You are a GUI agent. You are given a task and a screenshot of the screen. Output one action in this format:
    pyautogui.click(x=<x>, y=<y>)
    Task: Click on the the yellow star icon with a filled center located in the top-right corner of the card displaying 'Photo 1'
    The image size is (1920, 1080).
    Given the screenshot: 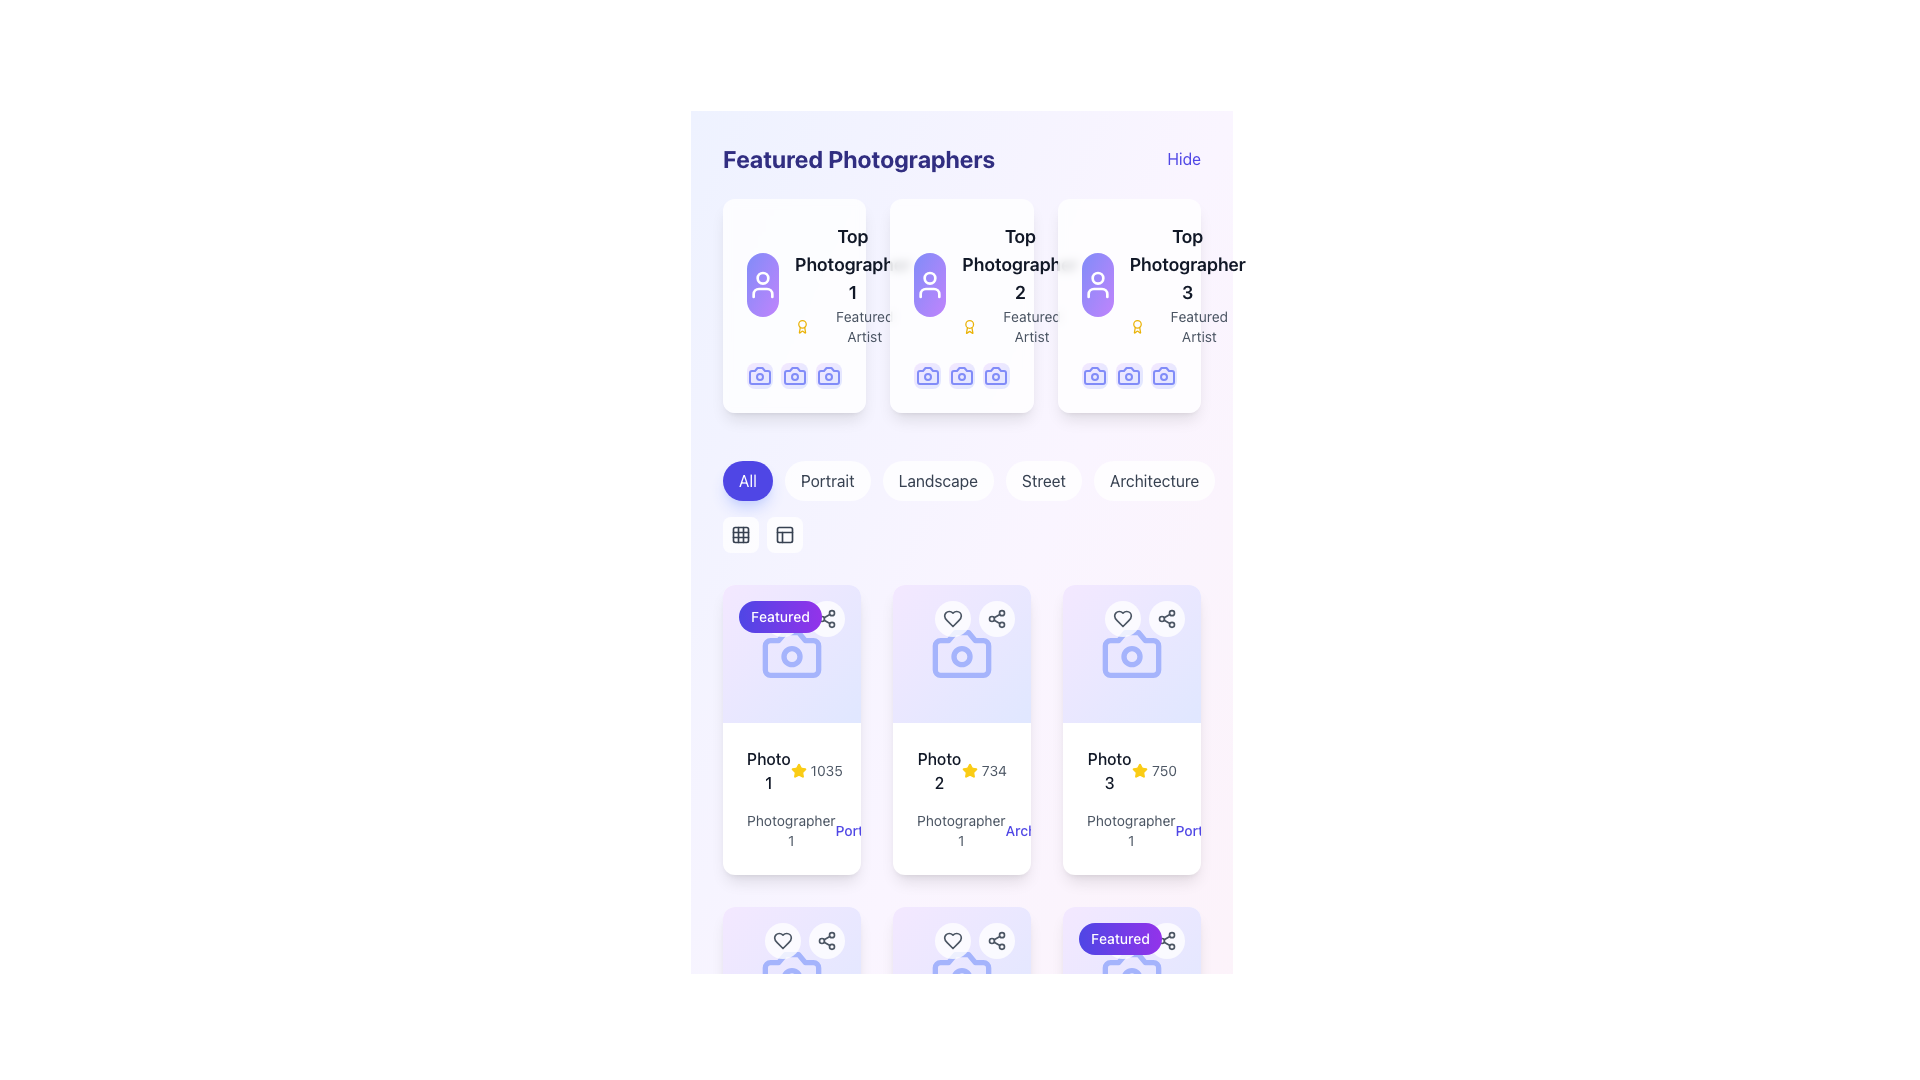 What is the action you would take?
    pyautogui.click(x=797, y=770)
    